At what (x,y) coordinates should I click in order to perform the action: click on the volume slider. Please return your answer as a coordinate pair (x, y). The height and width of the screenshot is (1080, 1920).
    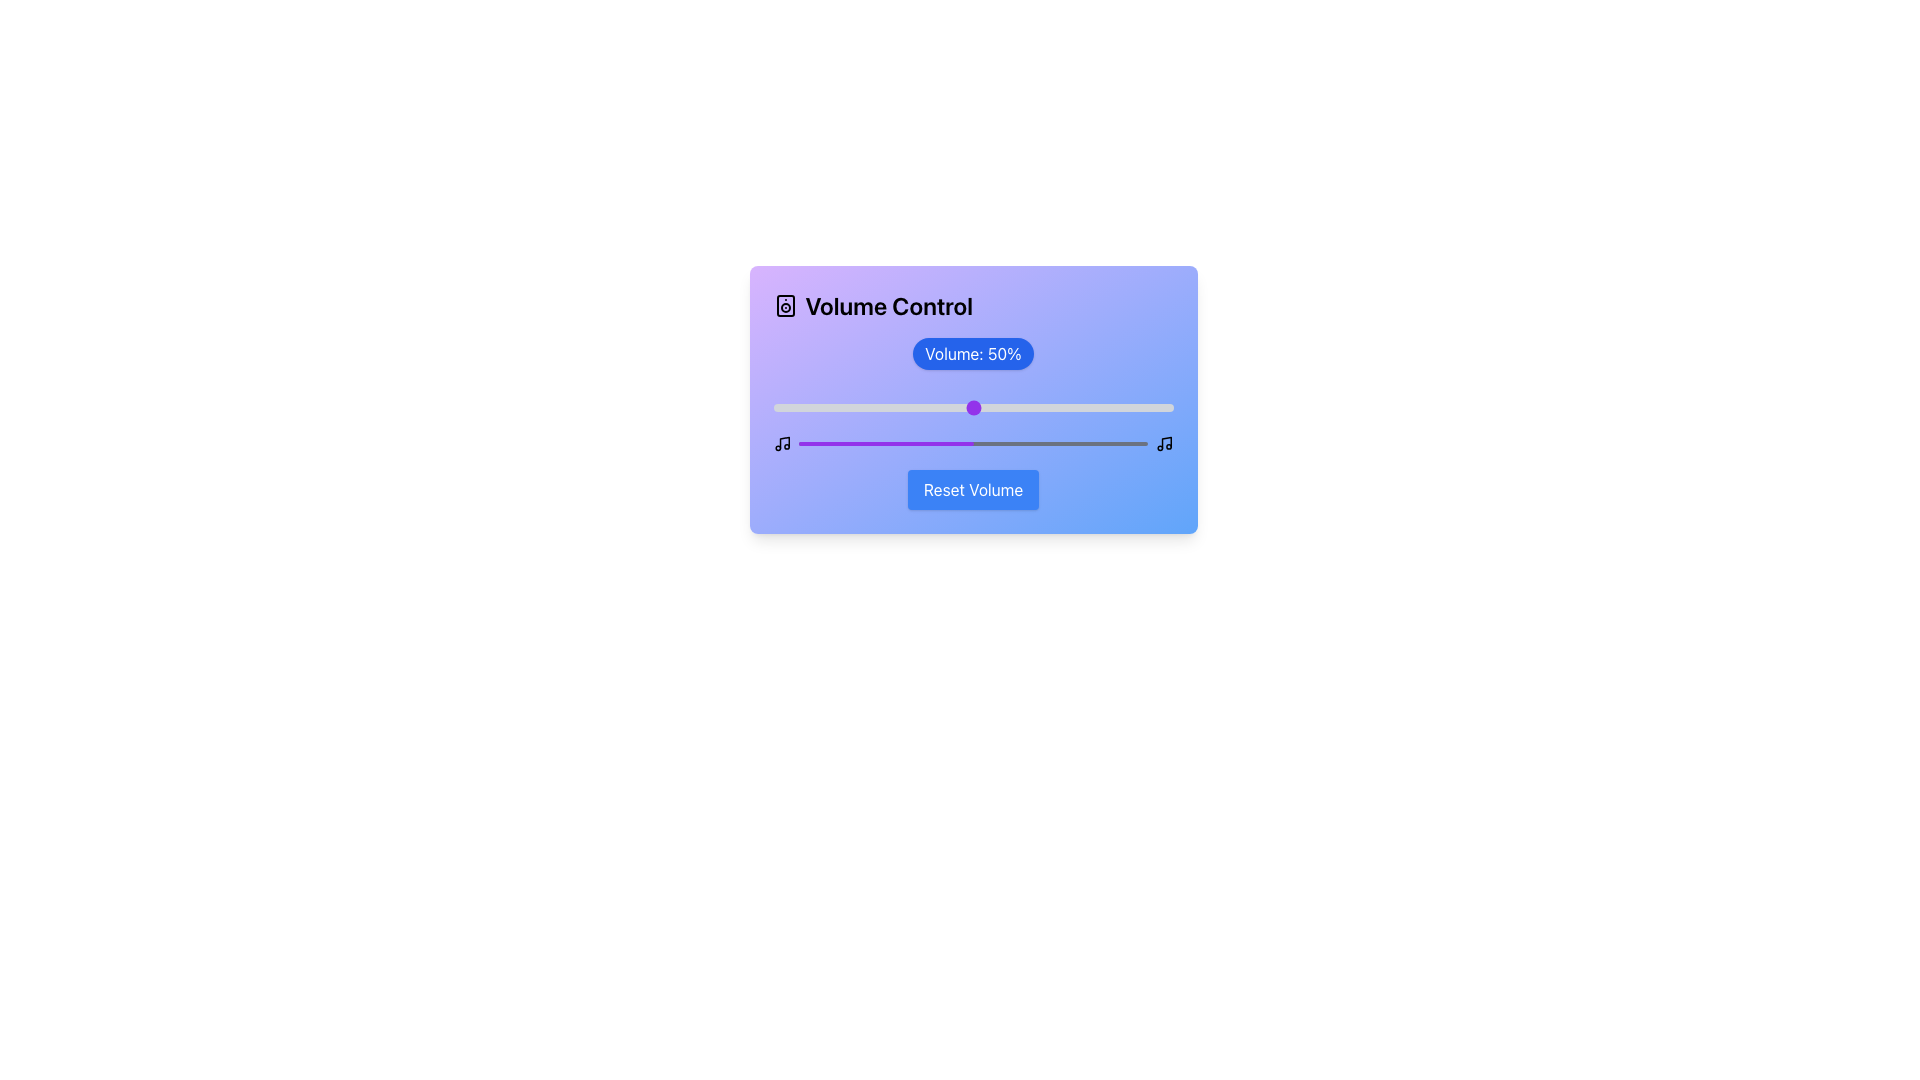
    Looking at the image, I should click on (928, 407).